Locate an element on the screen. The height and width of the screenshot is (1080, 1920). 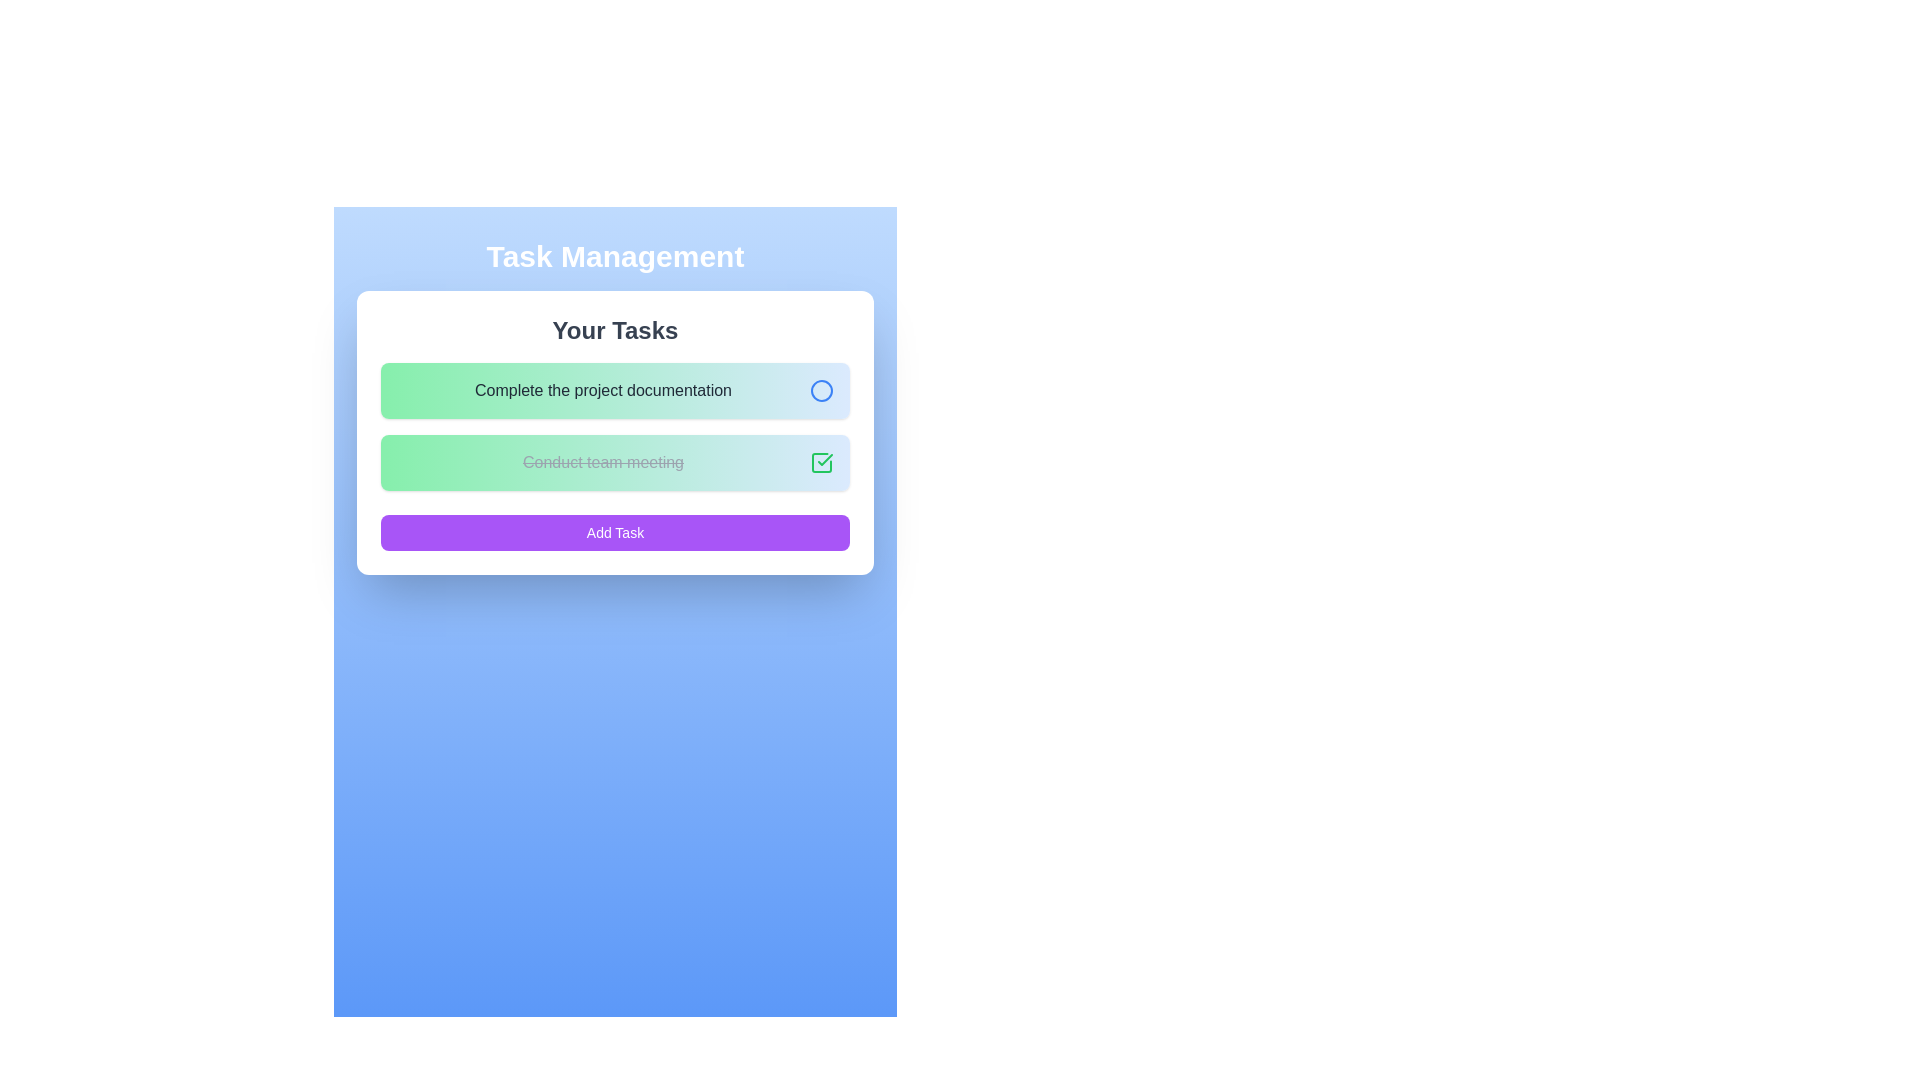
the text label displaying 'Conduct team meeting', which is styled with a line-through effect and is located below the 'Complete the project documentation' task and above the 'Add Task' button is located at coordinates (602, 462).